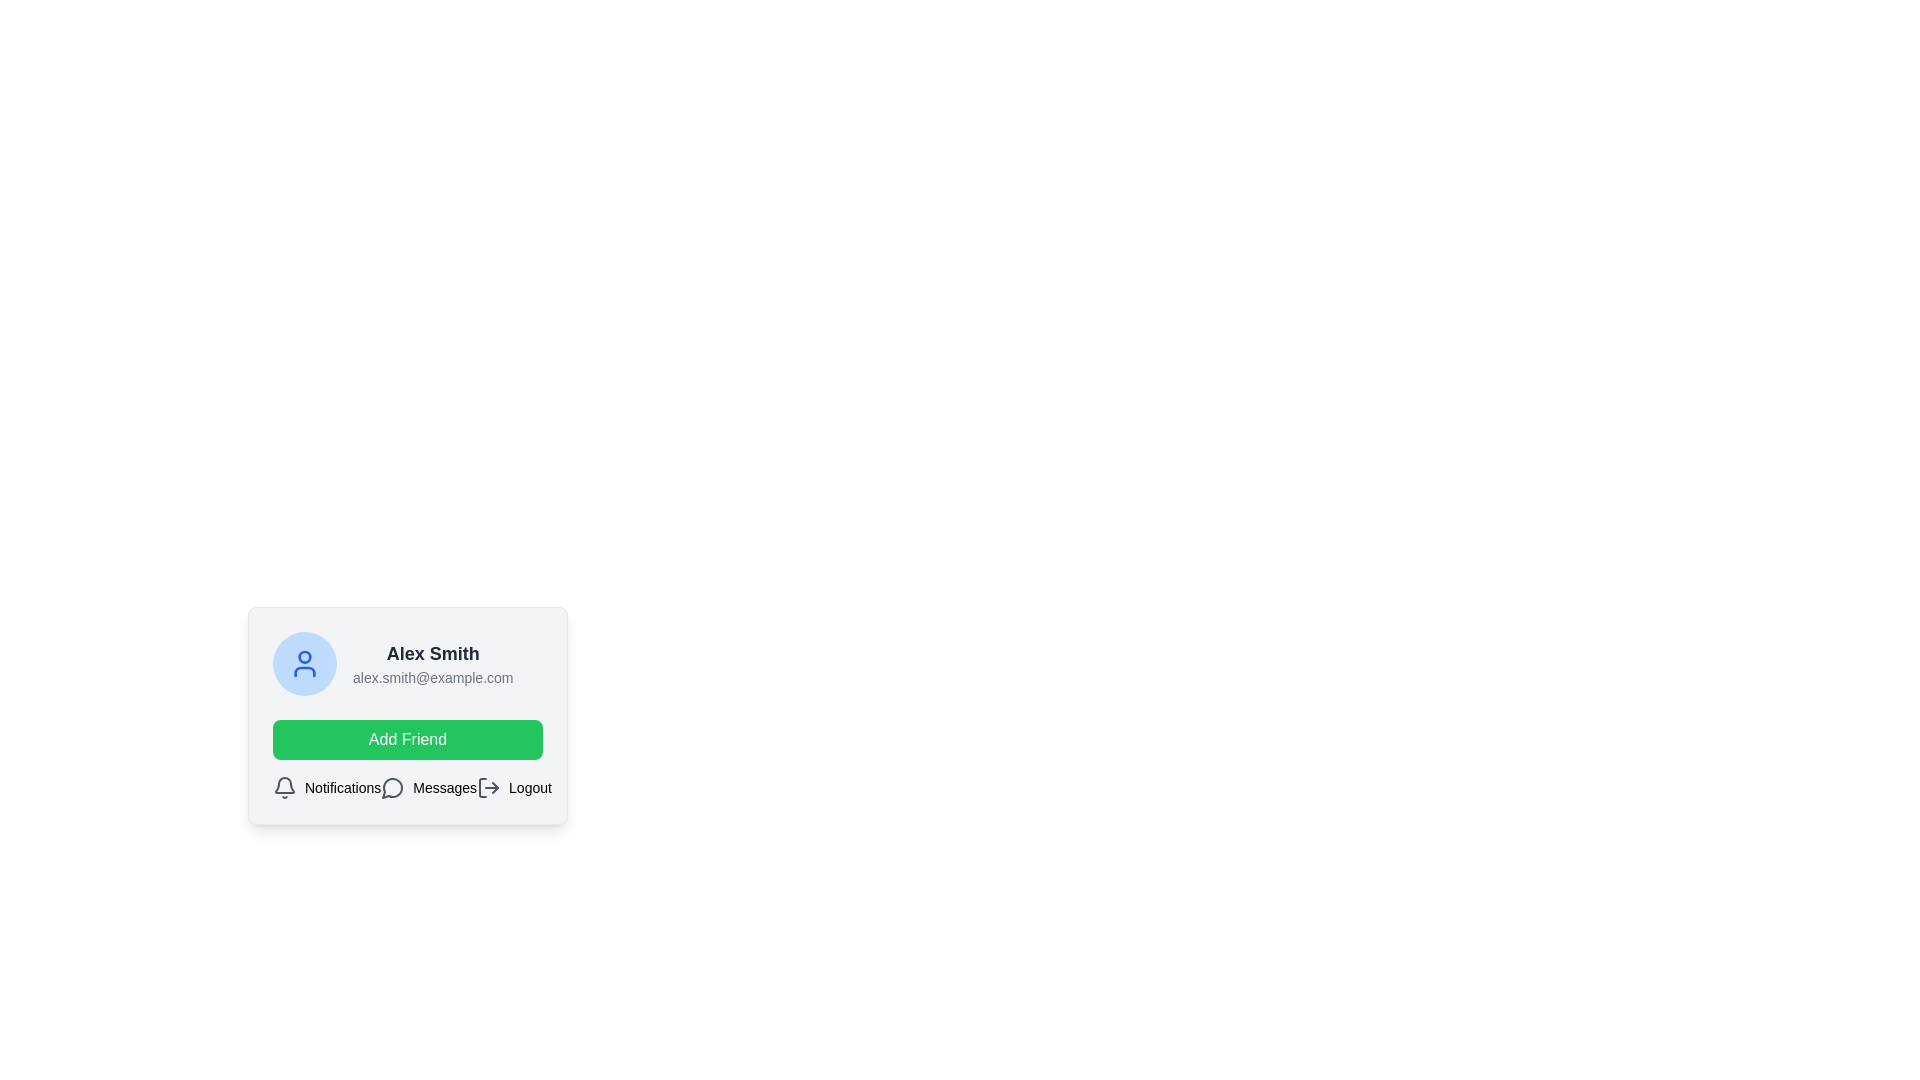  Describe the element at coordinates (393, 786) in the screenshot. I see `the Message Indicator icon, which is a speech bubble icon outlined in gray` at that location.